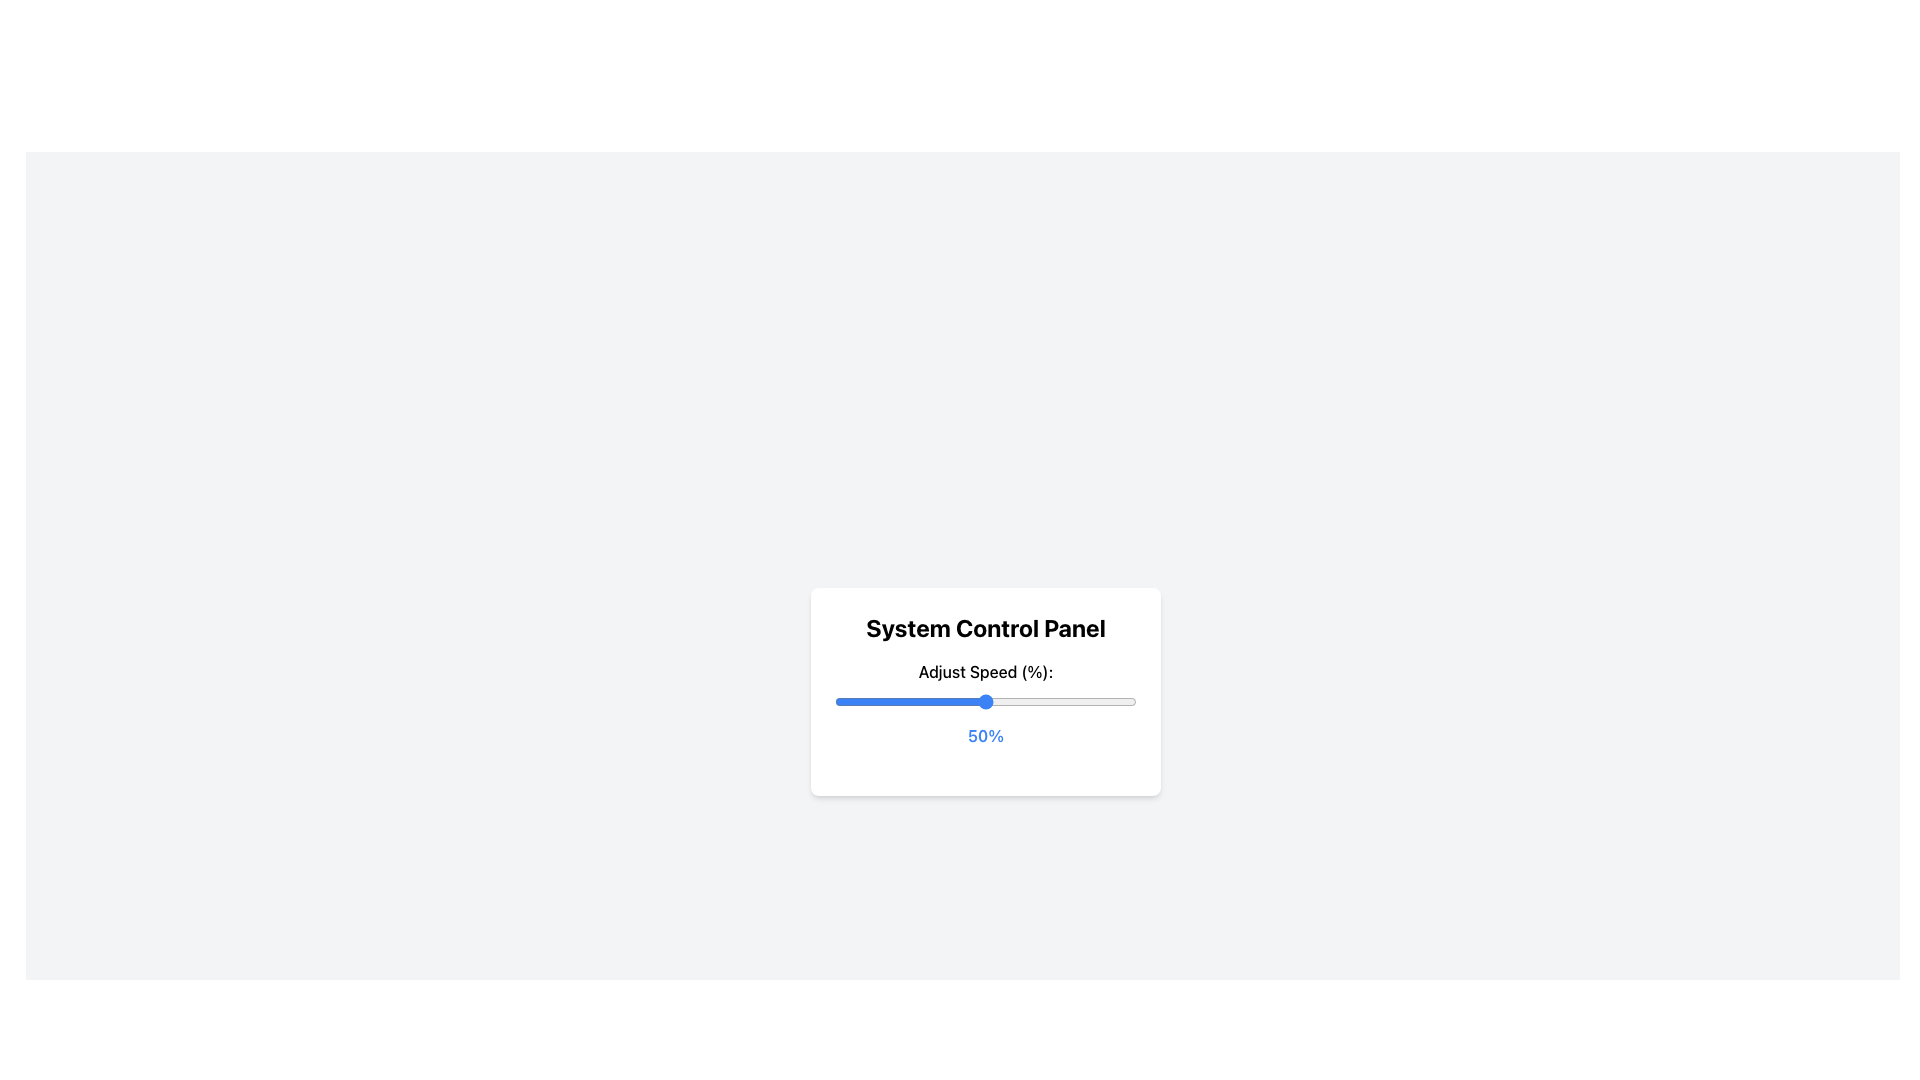 The width and height of the screenshot is (1920, 1080). I want to click on the slider value, so click(1013, 701).